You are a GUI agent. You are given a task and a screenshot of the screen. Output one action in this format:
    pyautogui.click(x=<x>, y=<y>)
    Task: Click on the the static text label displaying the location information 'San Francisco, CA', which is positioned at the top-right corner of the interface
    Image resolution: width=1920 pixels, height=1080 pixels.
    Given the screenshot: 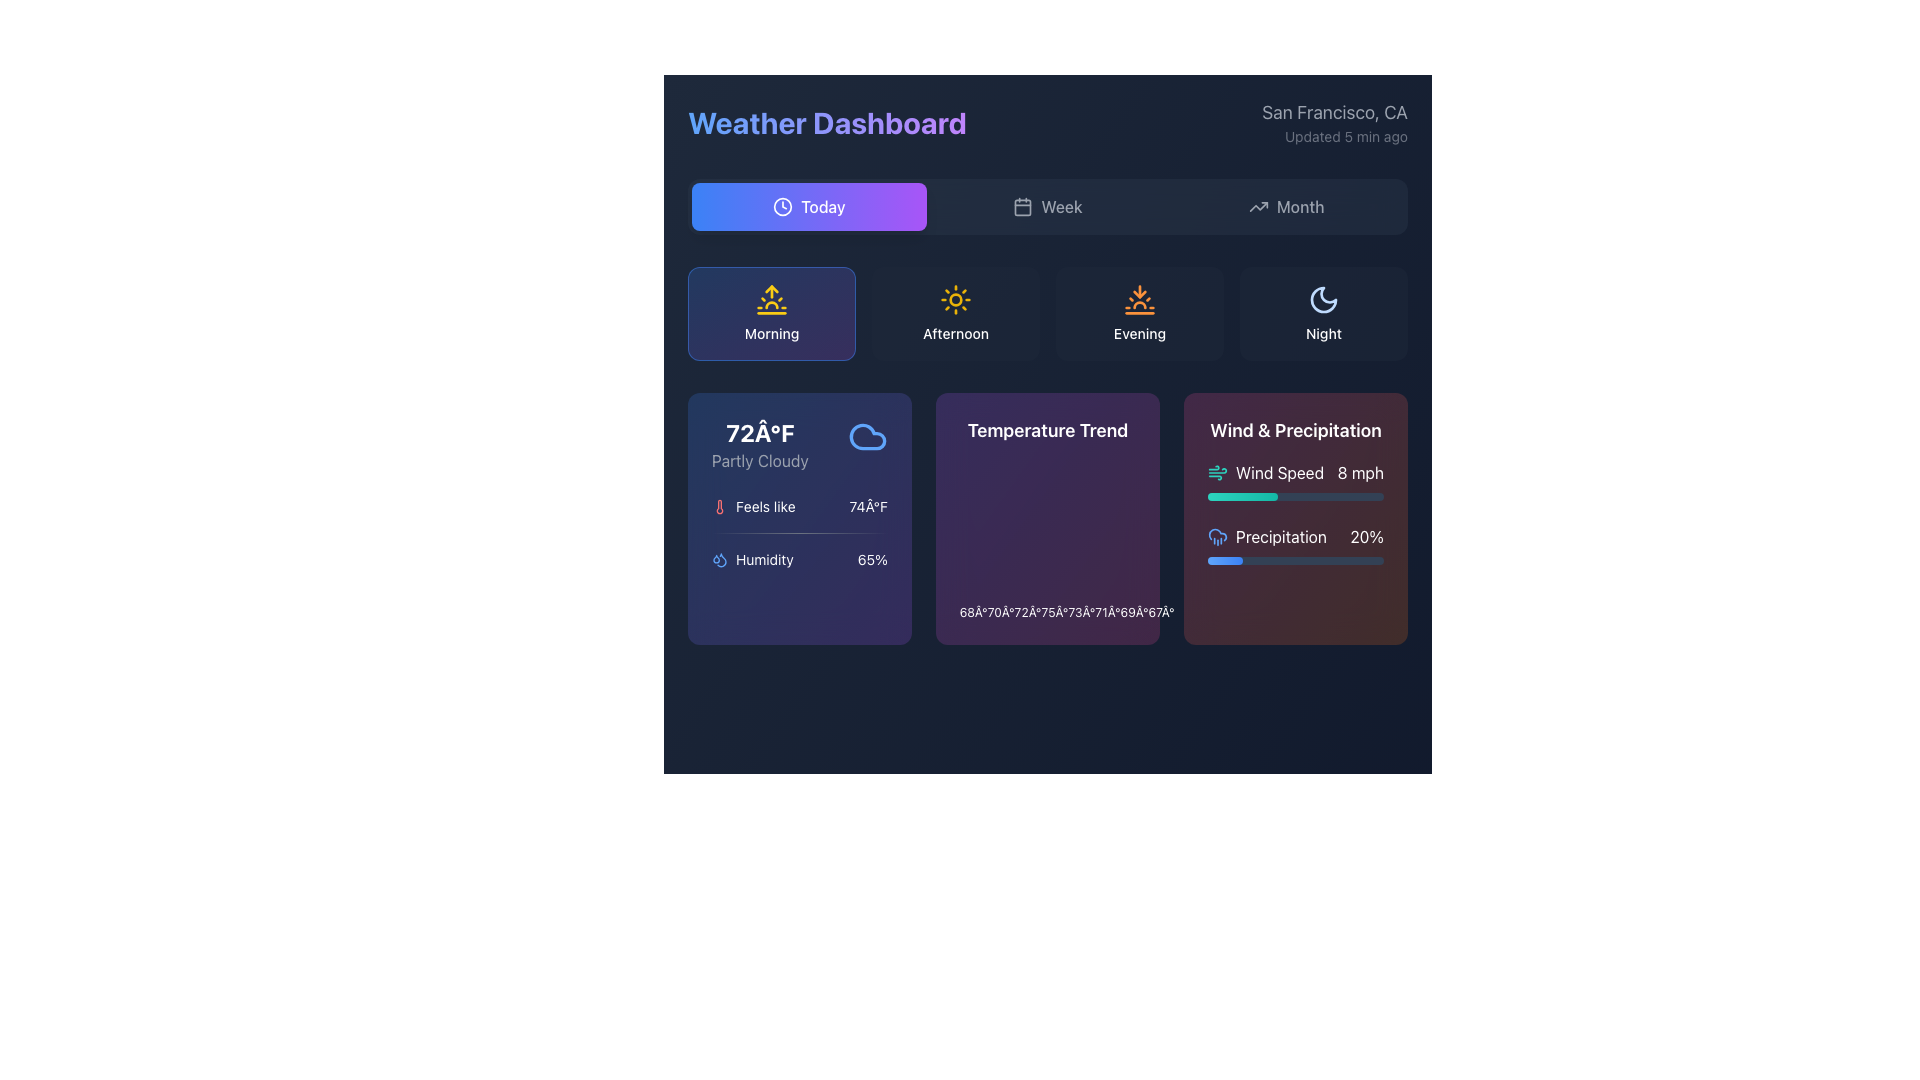 What is the action you would take?
    pyautogui.click(x=1335, y=112)
    